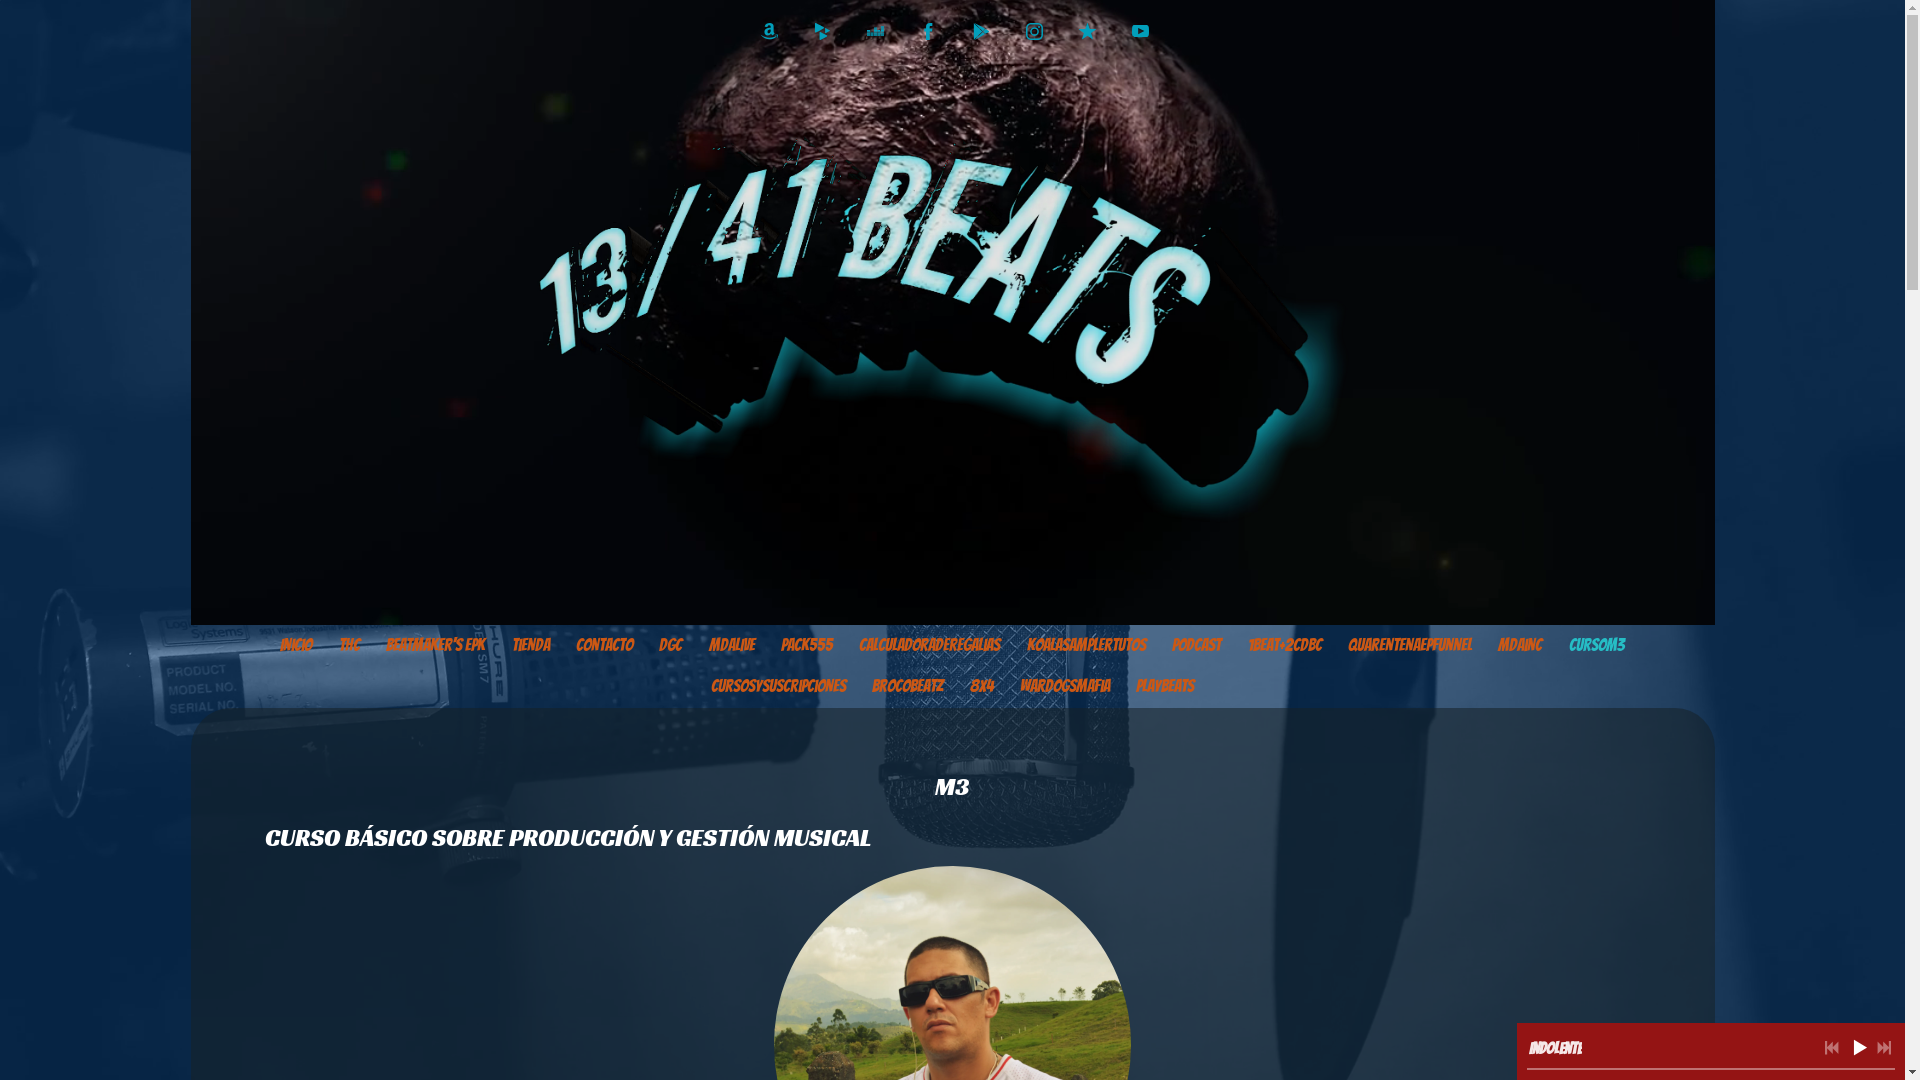 The height and width of the screenshot is (1080, 1920). I want to click on 'https://www.facebook.com/Kabster1341', so click(927, 31).